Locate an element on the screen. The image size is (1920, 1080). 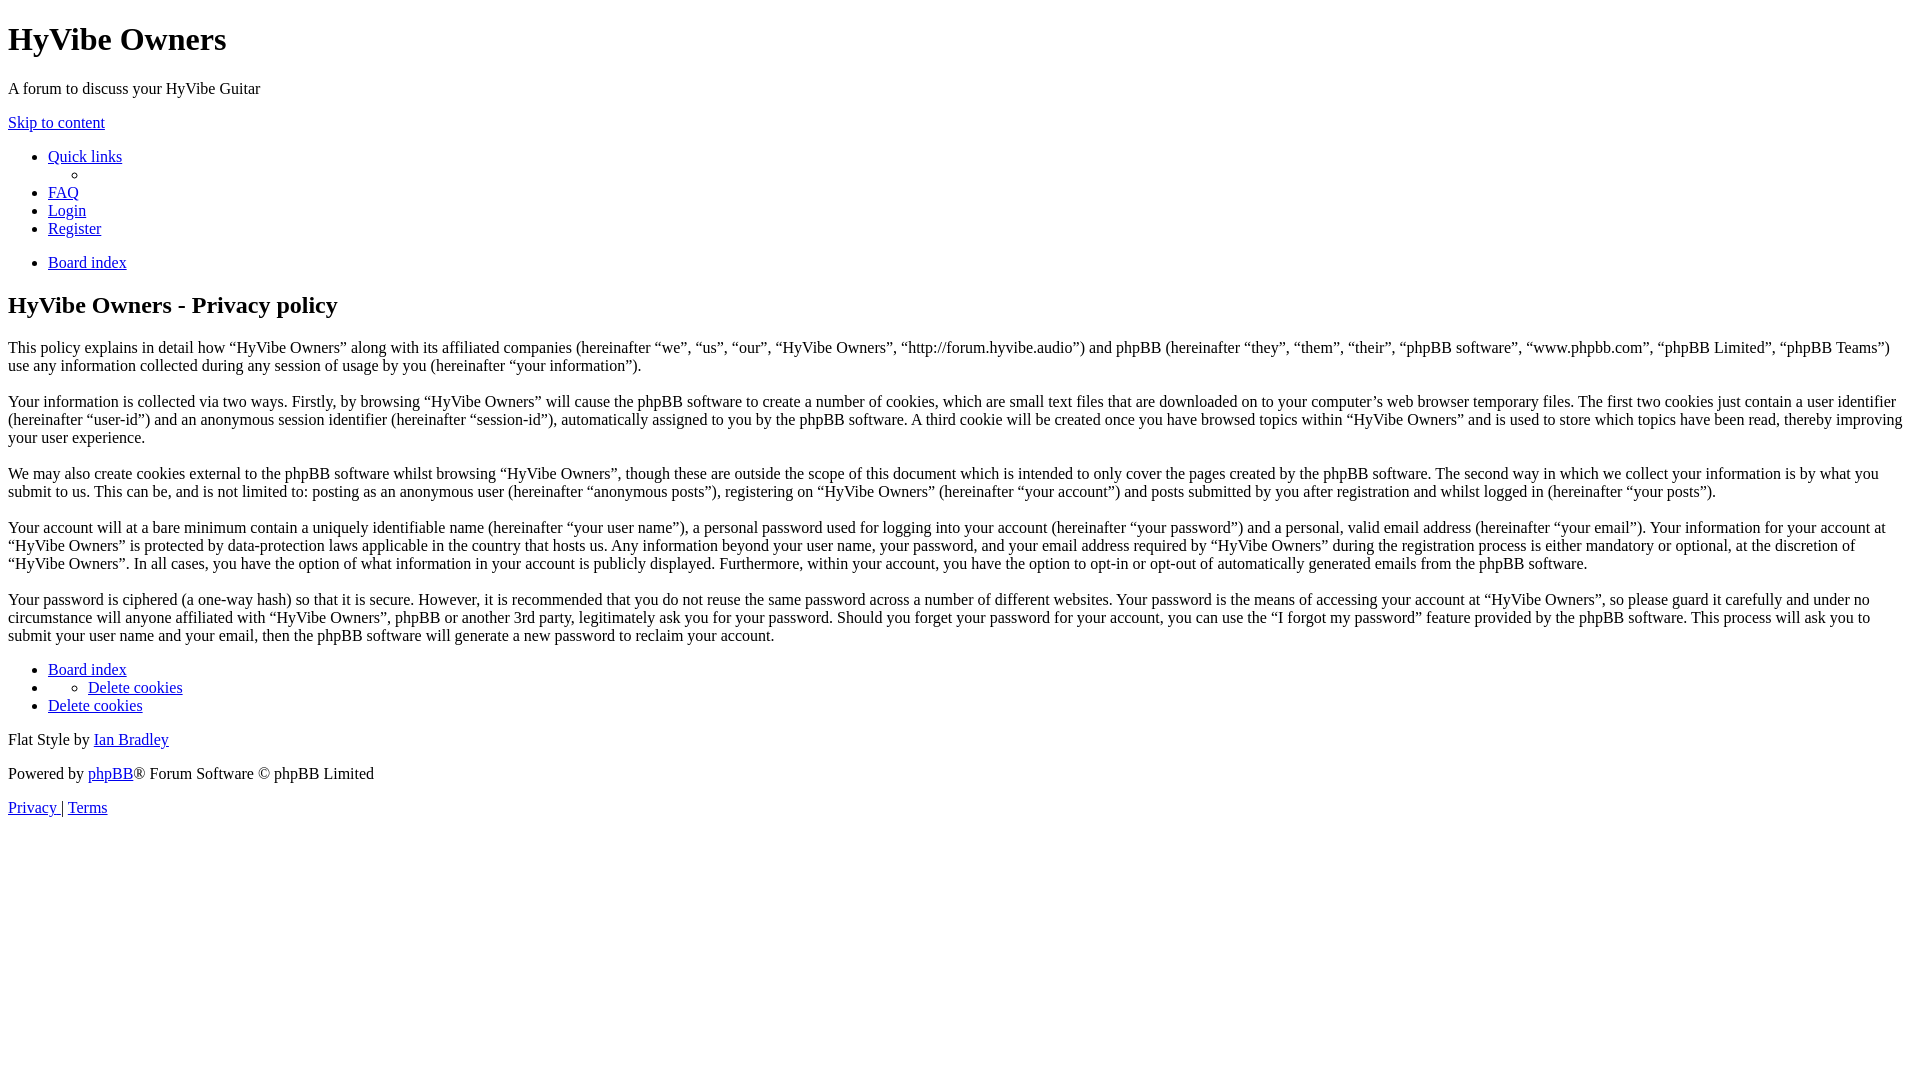
'Delete cookies' is located at coordinates (86, 686).